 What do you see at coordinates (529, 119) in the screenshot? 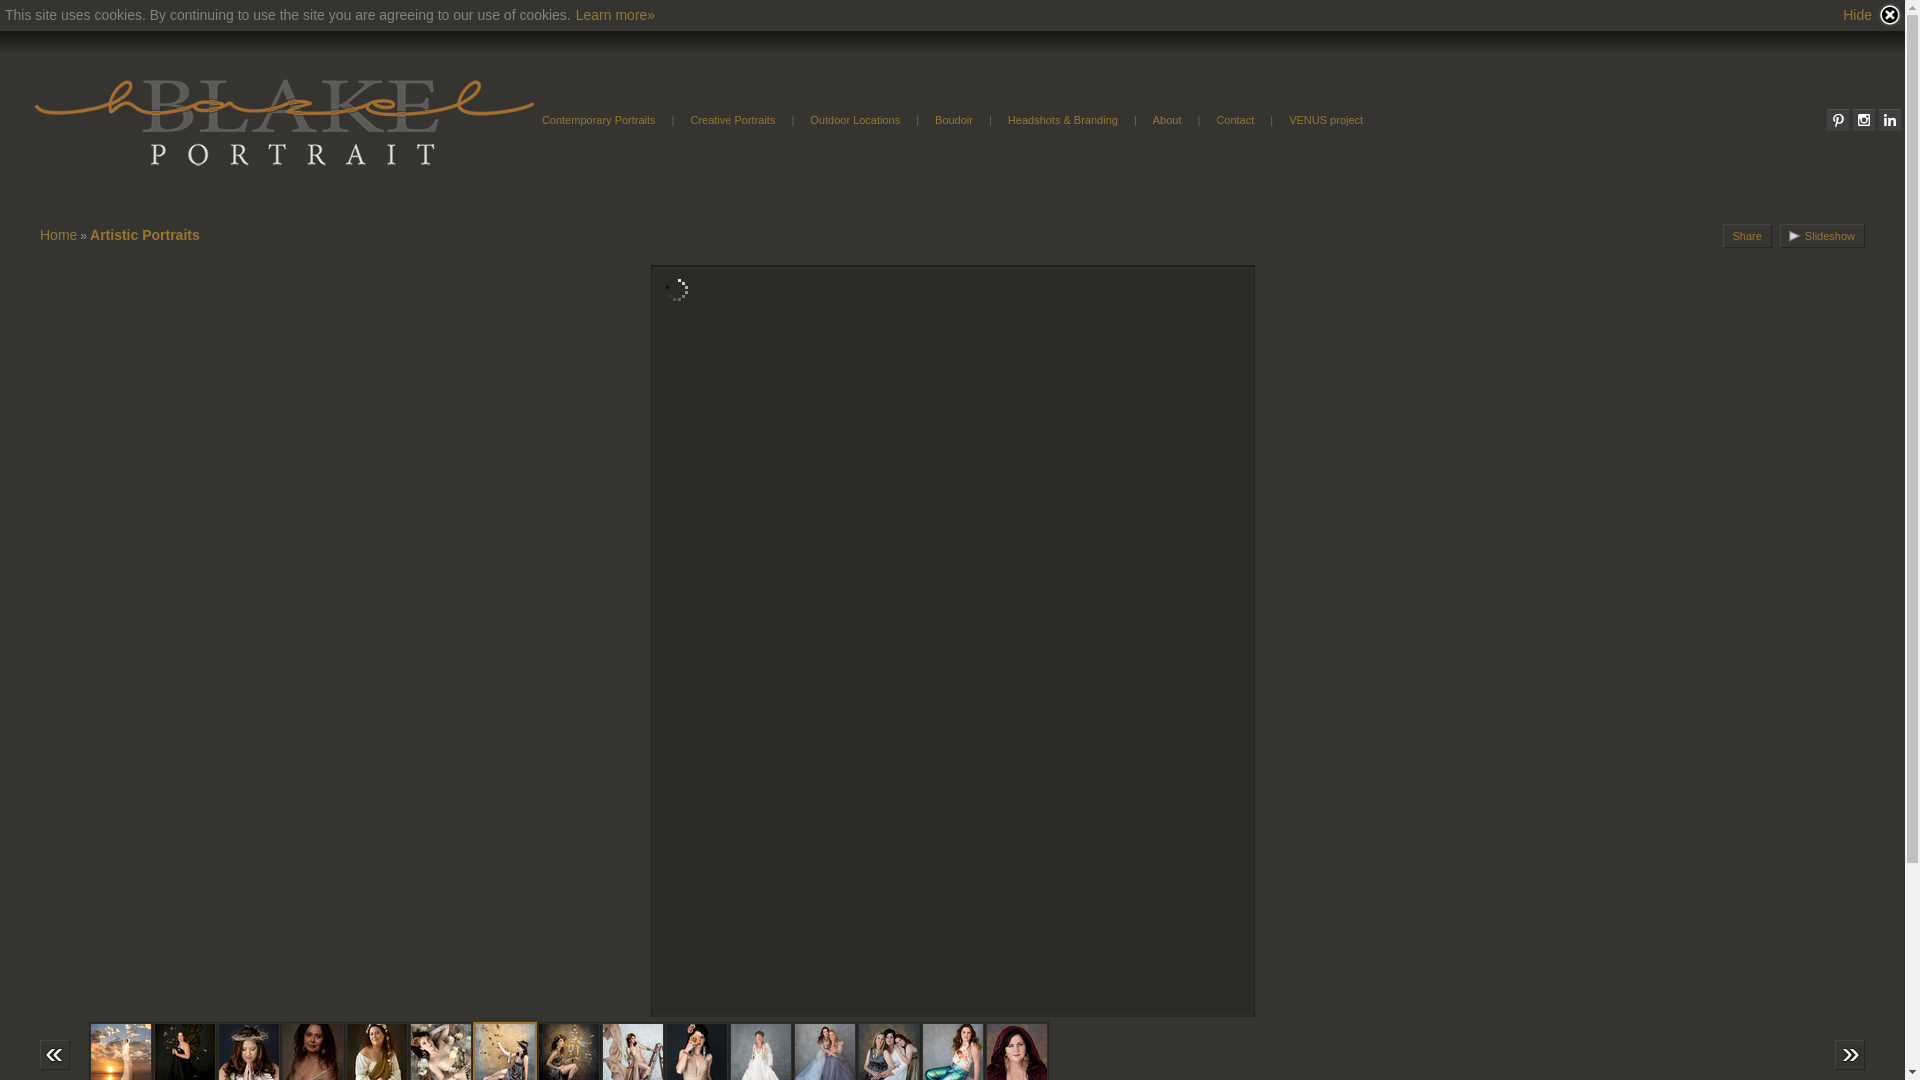
I see `'Contemporary Portraits'` at bounding box center [529, 119].